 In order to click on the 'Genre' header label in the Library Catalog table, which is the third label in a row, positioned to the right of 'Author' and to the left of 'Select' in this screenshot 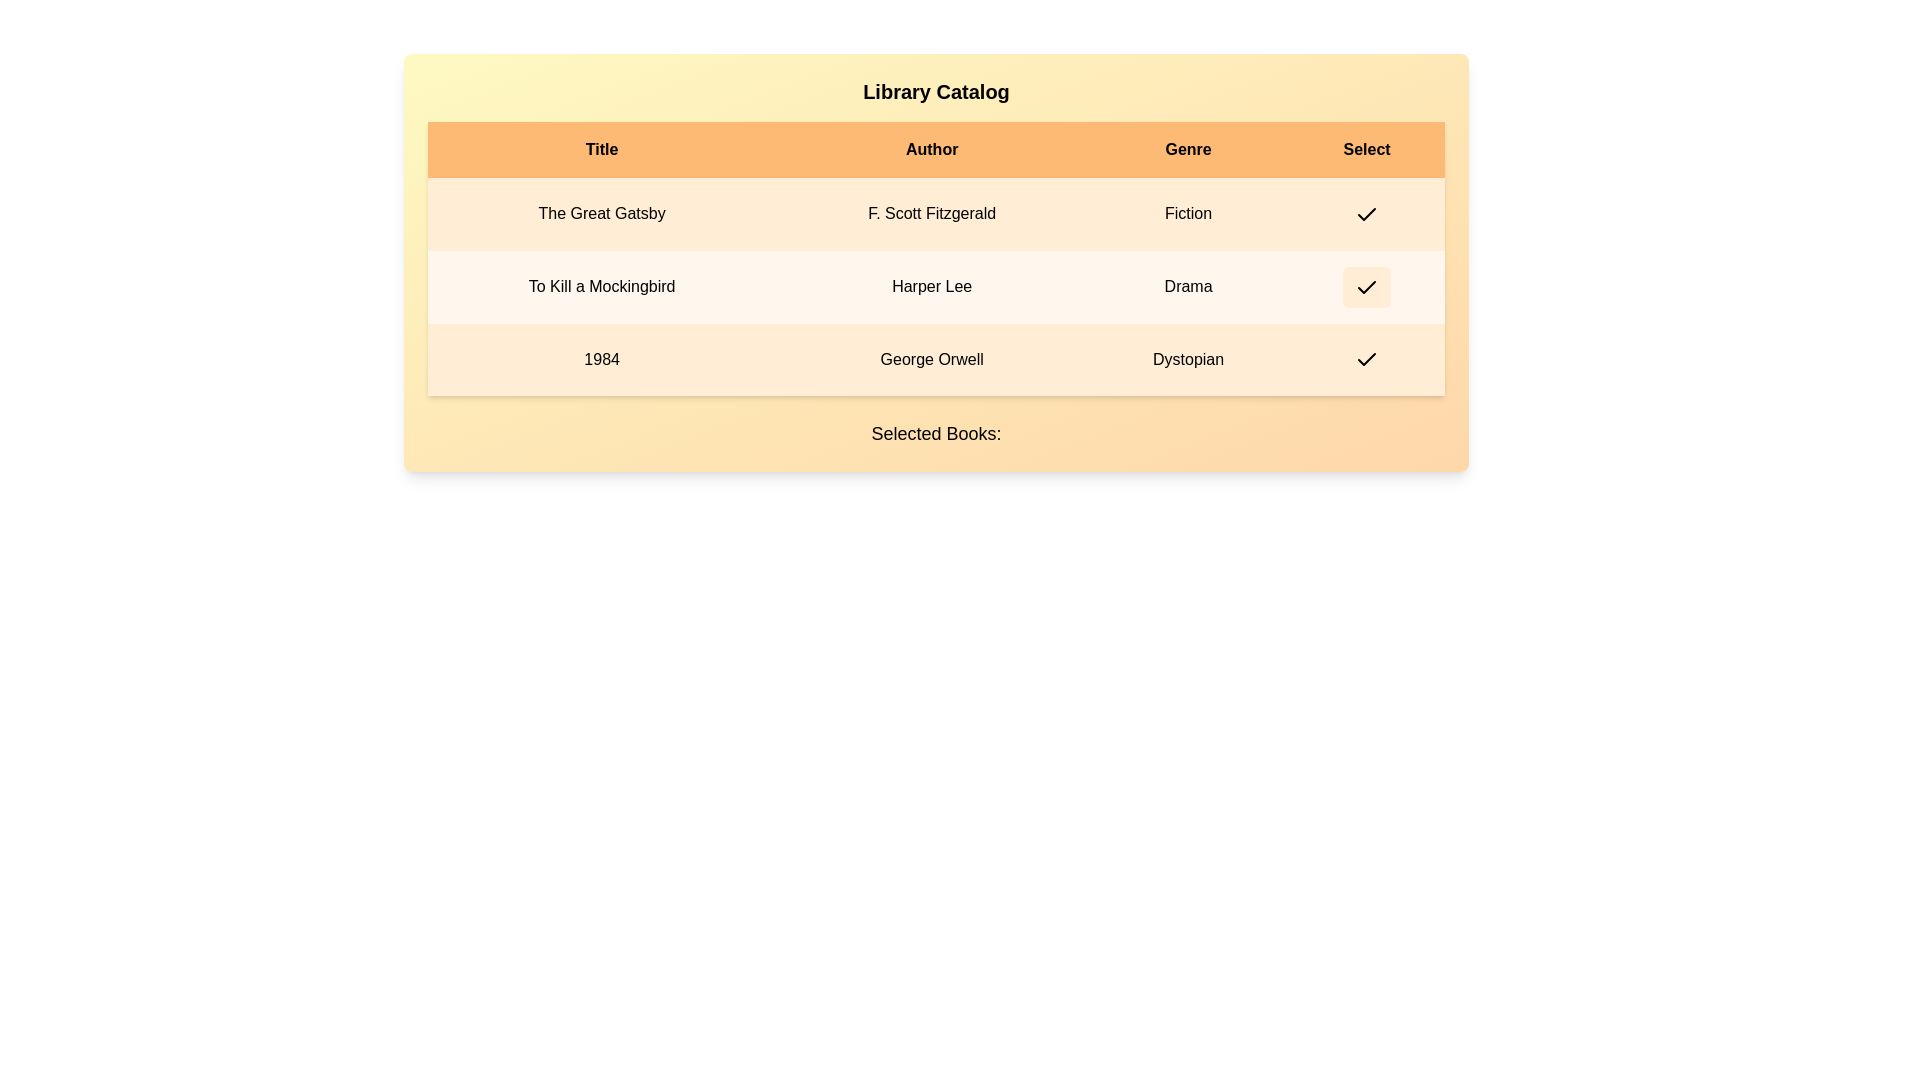, I will do `click(1188, 149)`.